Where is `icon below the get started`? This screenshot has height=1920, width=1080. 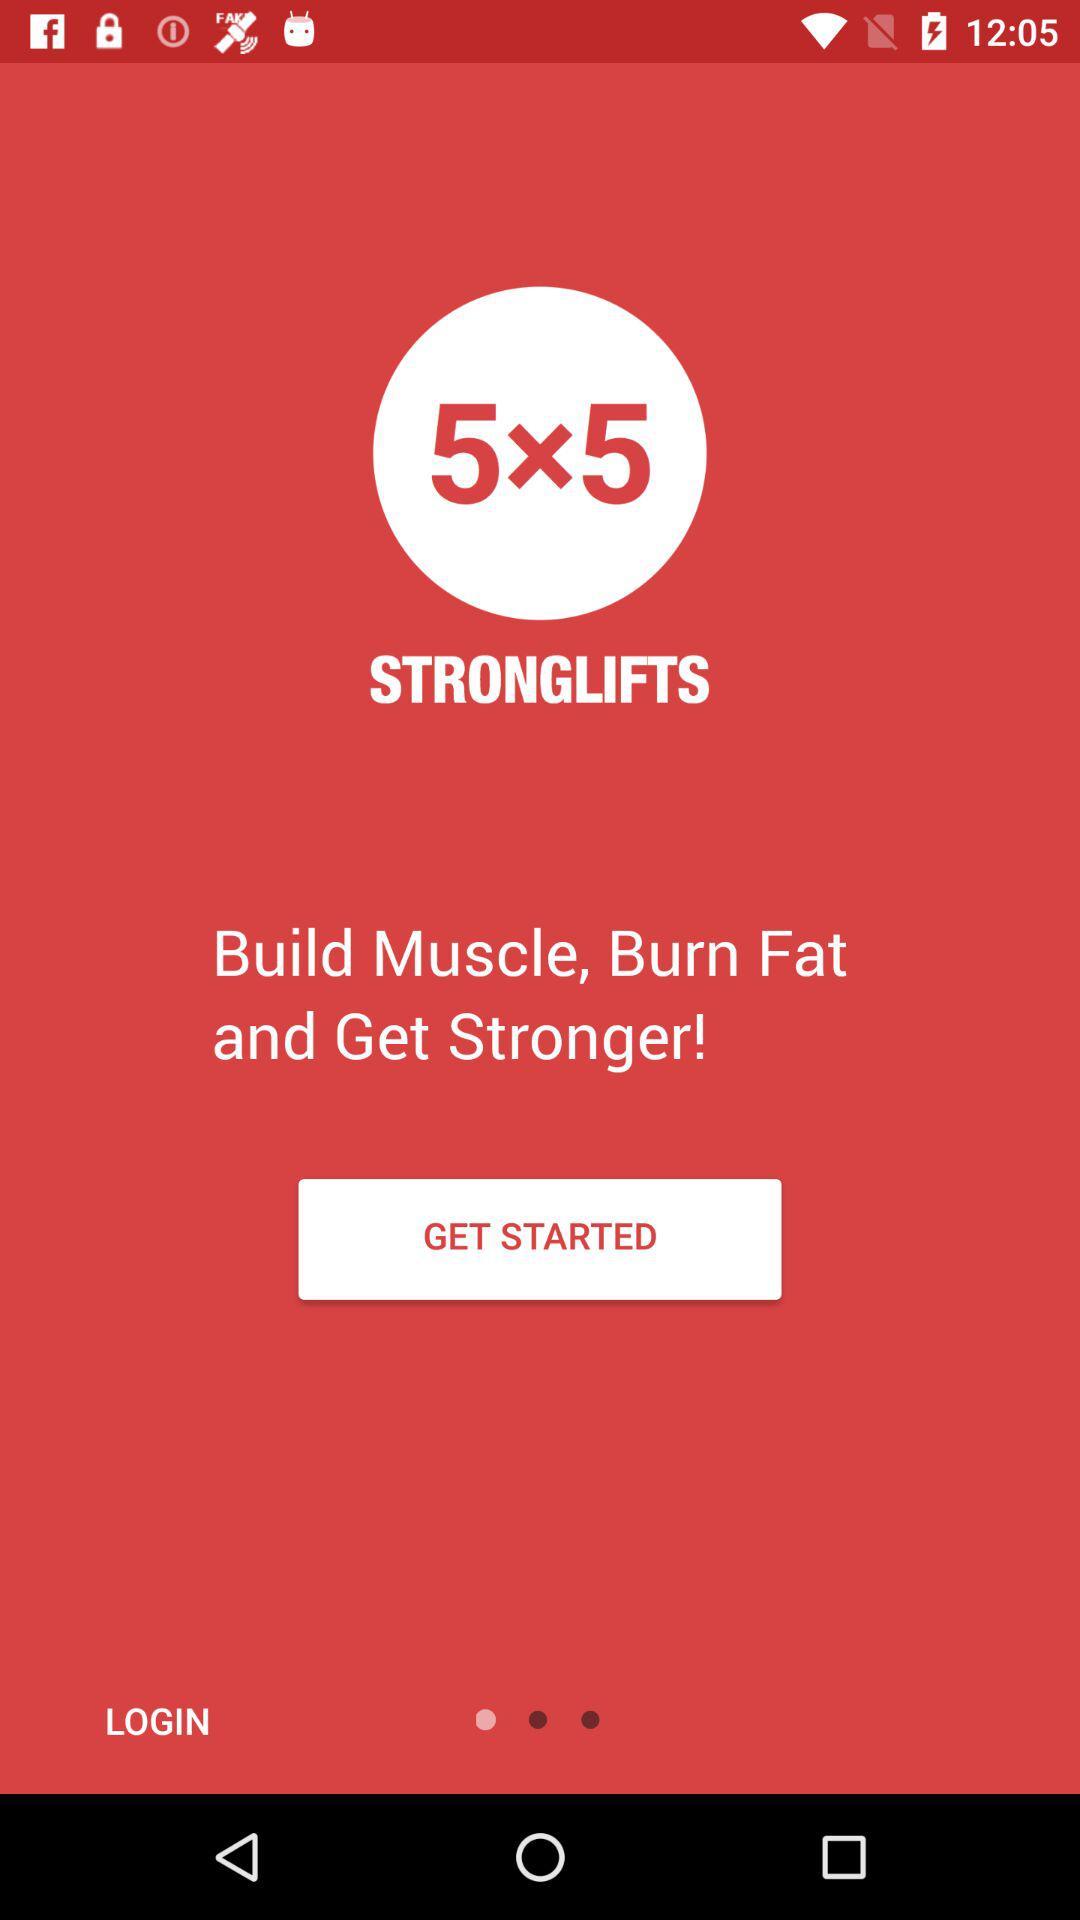 icon below the get started is located at coordinates (211, 1719).